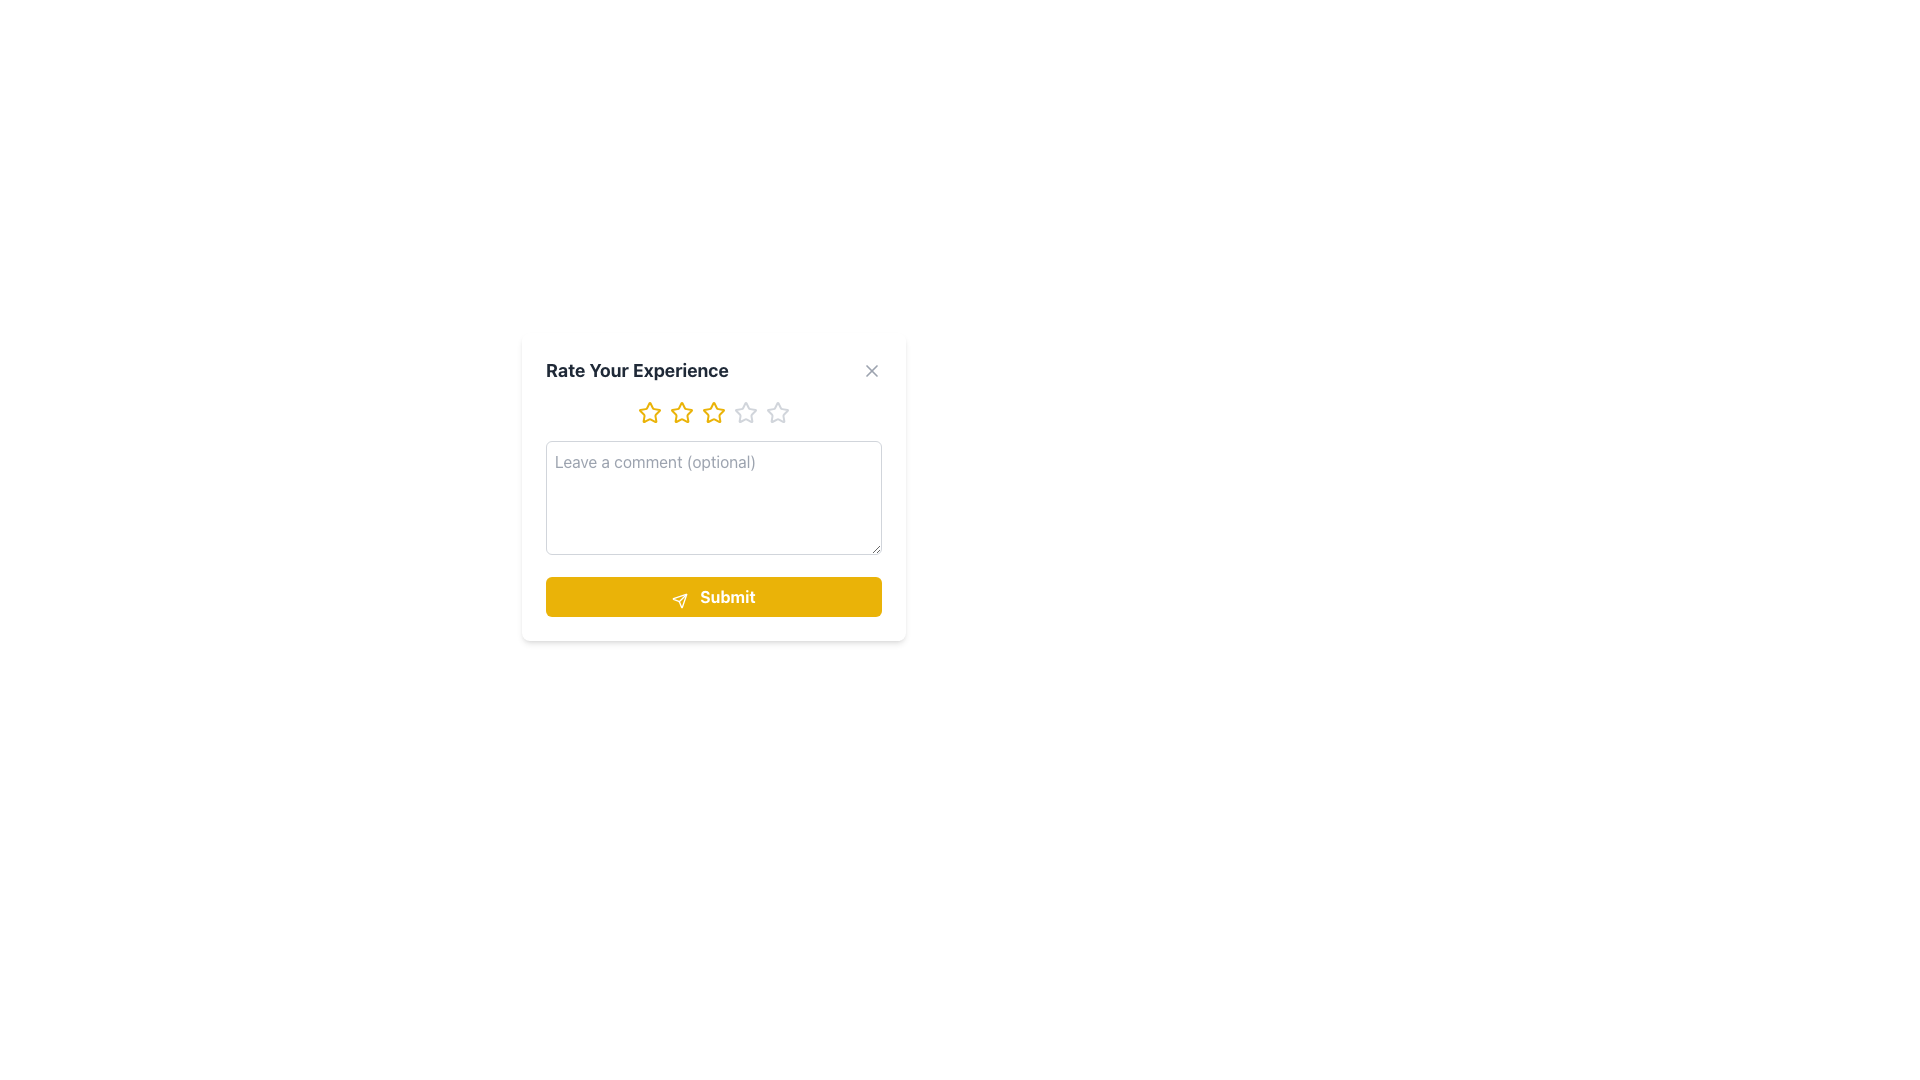  Describe the element at coordinates (681, 411) in the screenshot. I see `the second star icon with a yellow outline in the 'Rate Your Experience' modal` at that location.